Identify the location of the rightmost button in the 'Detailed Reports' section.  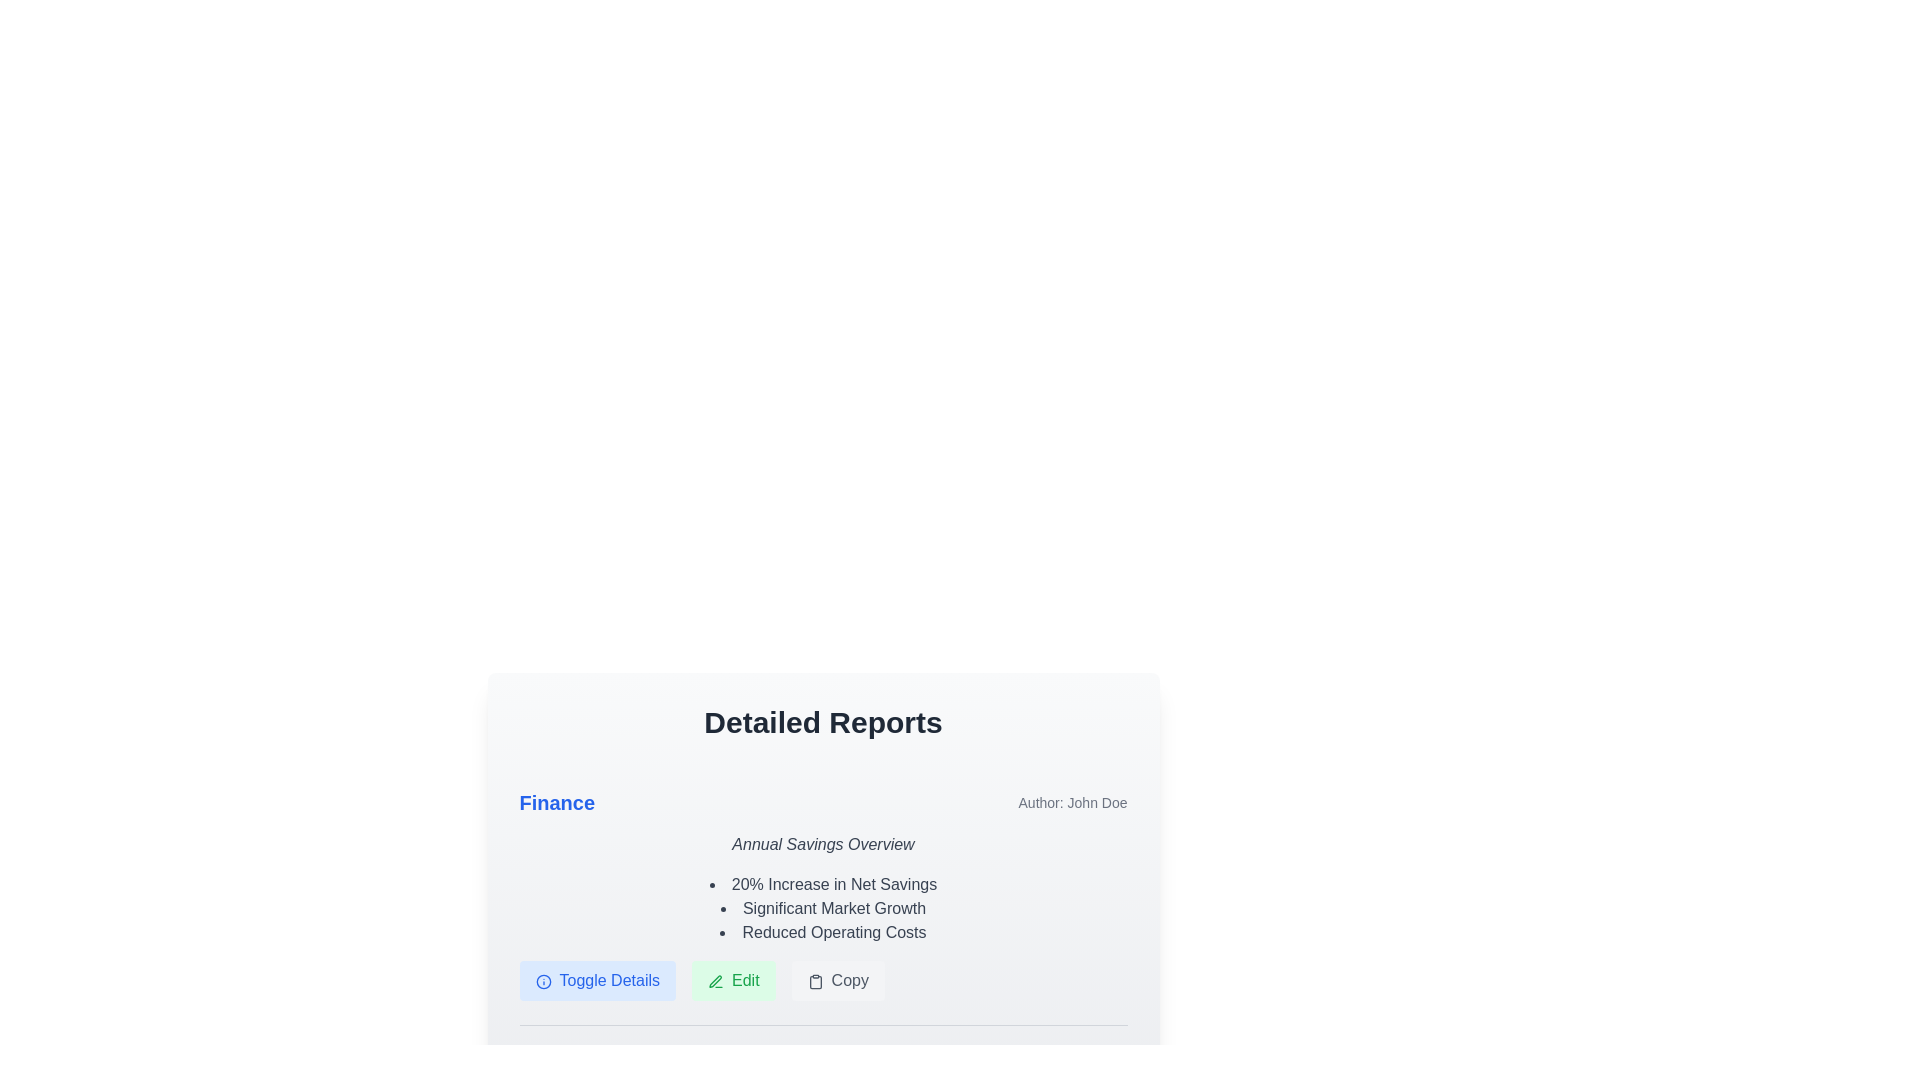
(838, 979).